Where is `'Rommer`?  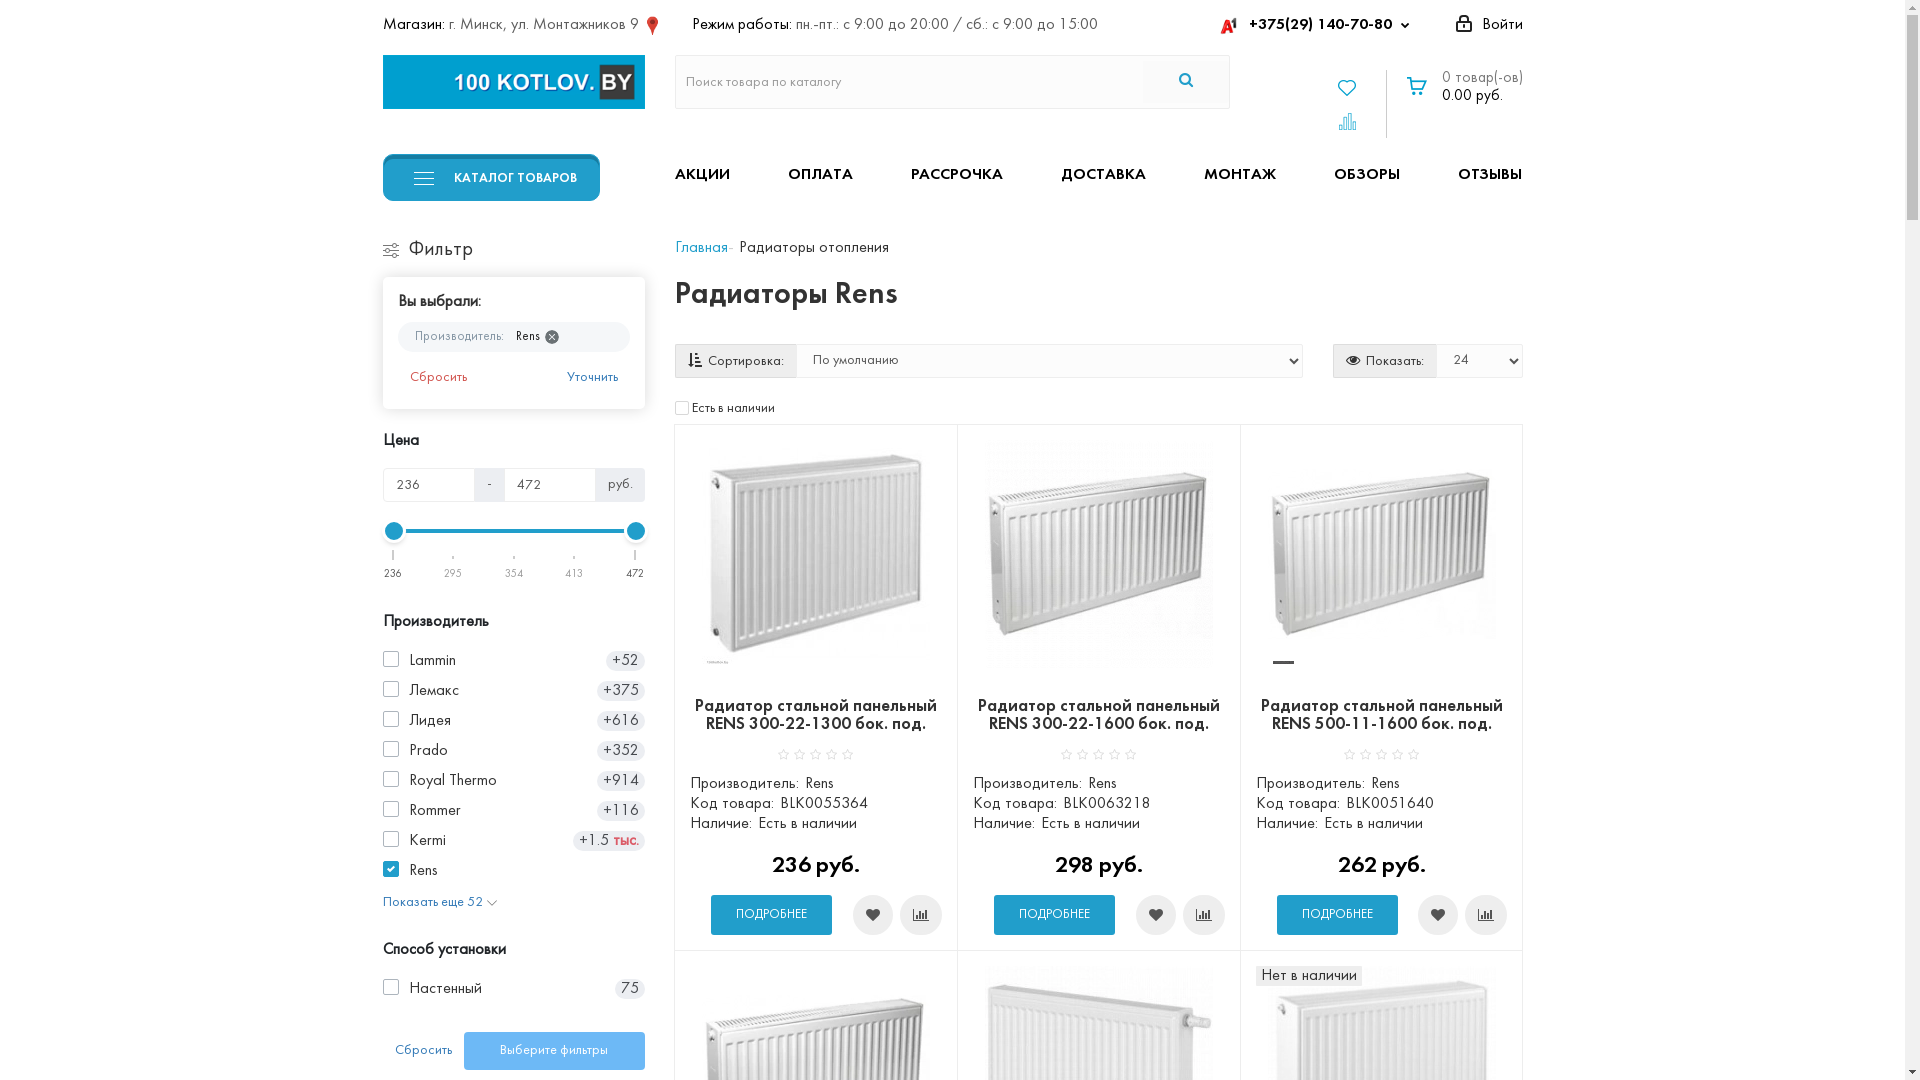
'Rommer is located at coordinates (513, 810).